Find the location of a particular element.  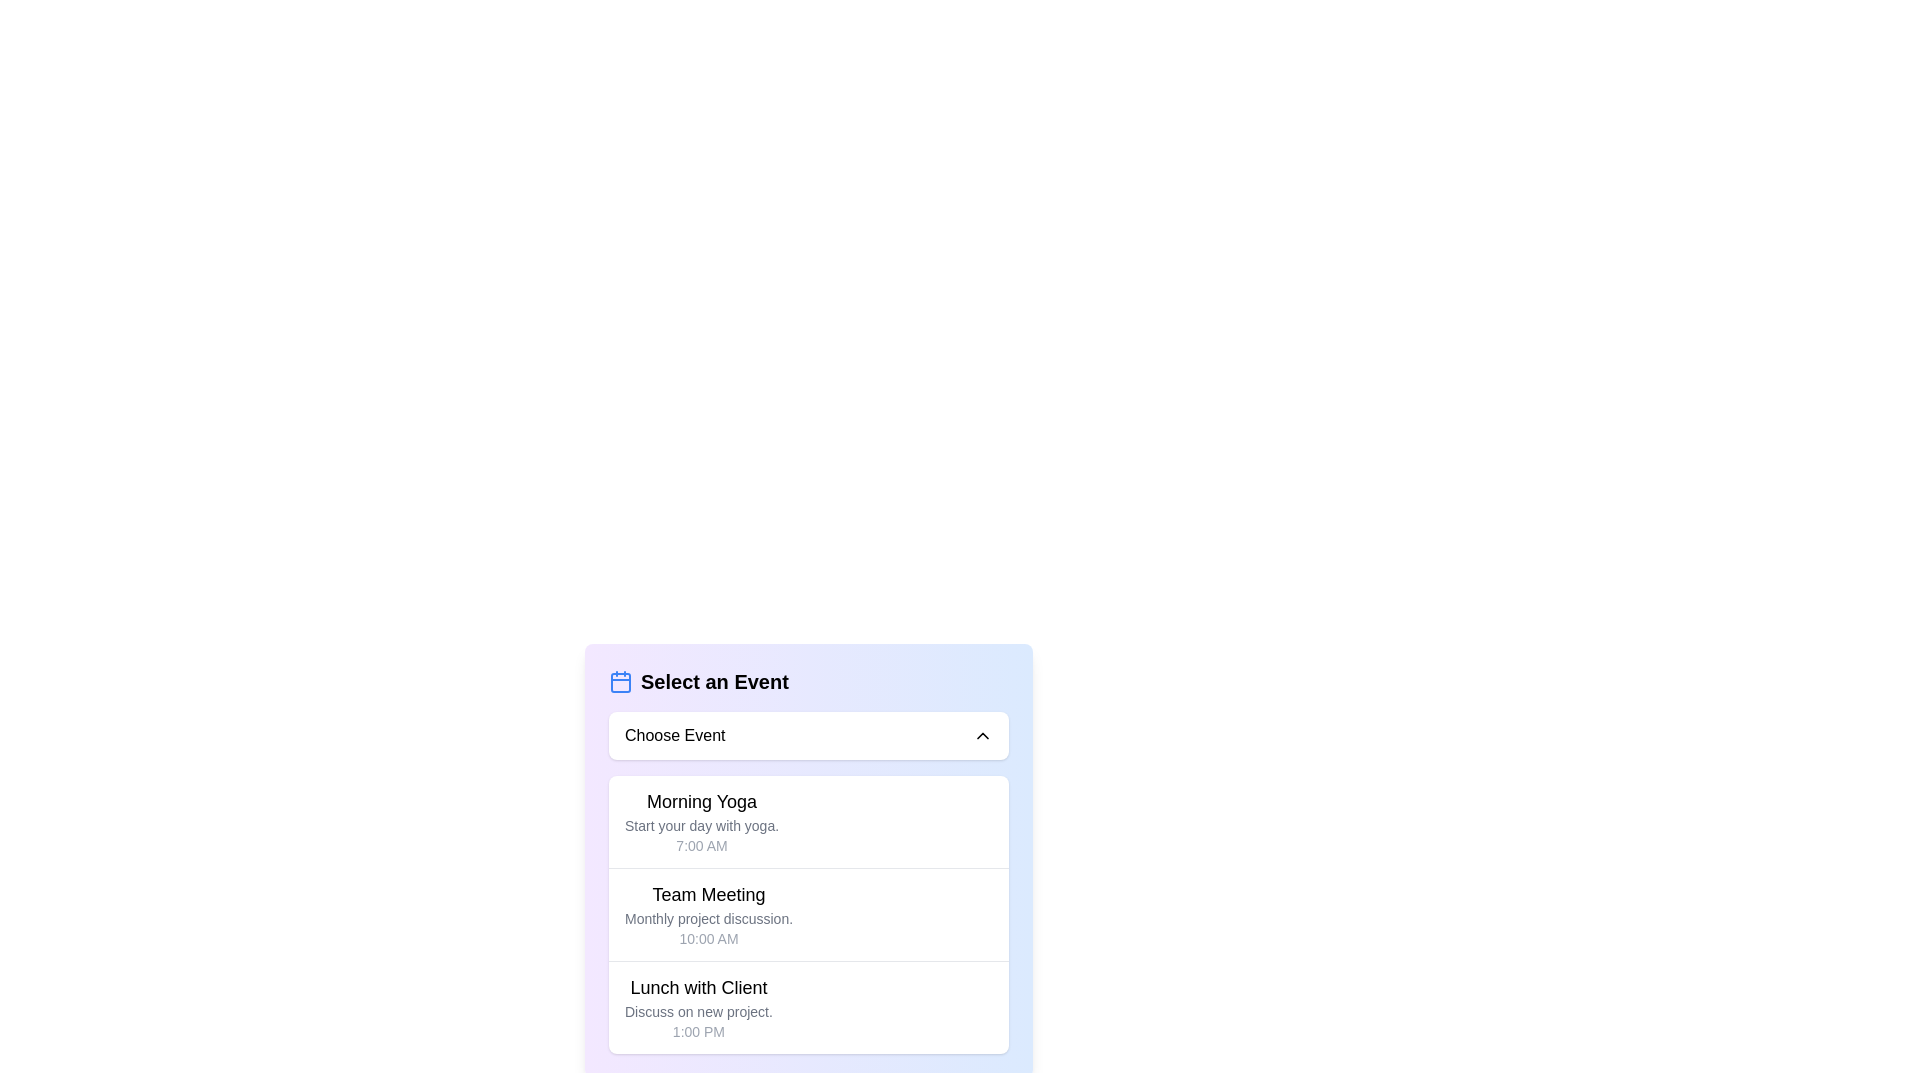

the text label displaying 'Morning Yoga', which is styled in bold and larger font, located at the top of a list of event items in a dropdown area is located at coordinates (701, 801).